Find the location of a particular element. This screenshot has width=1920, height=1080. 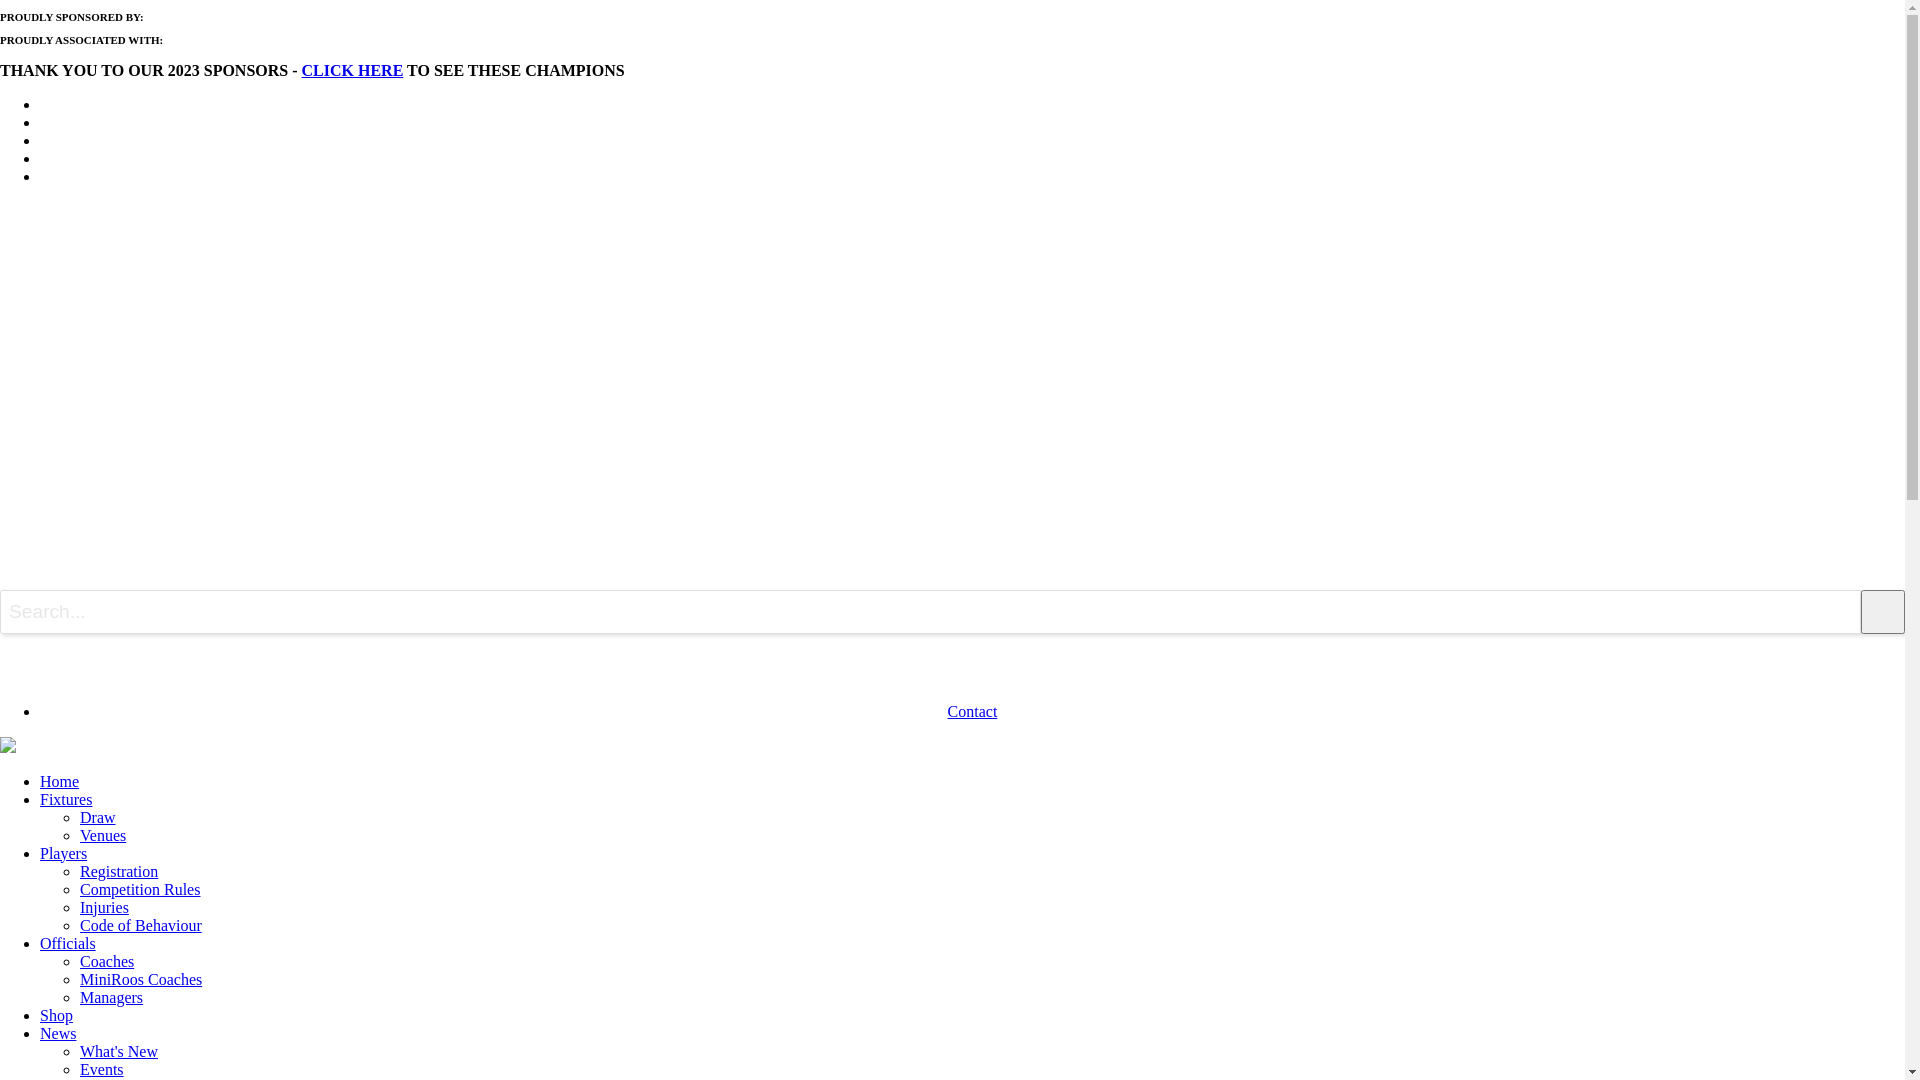

'What's New' is located at coordinates (118, 1050).